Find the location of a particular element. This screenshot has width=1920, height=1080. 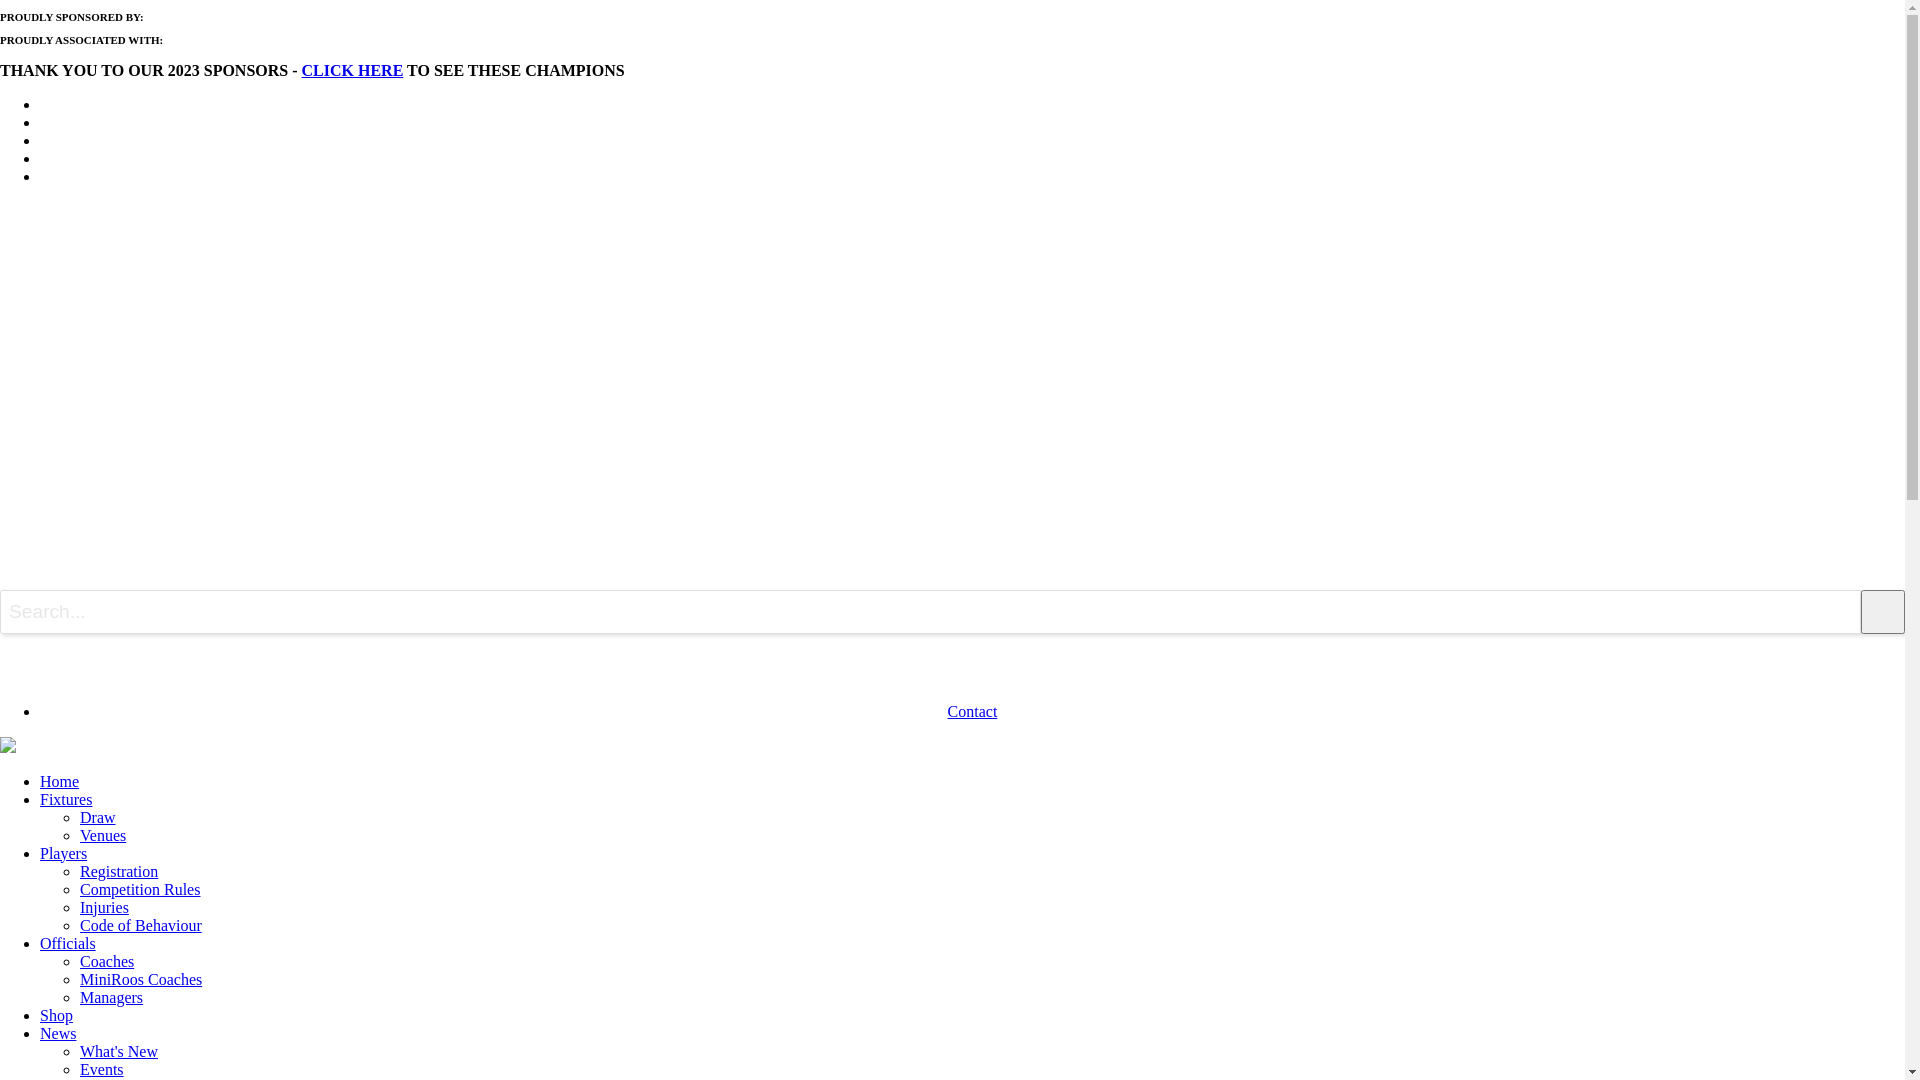

'What's New' is located at coordinates (118, 1050).